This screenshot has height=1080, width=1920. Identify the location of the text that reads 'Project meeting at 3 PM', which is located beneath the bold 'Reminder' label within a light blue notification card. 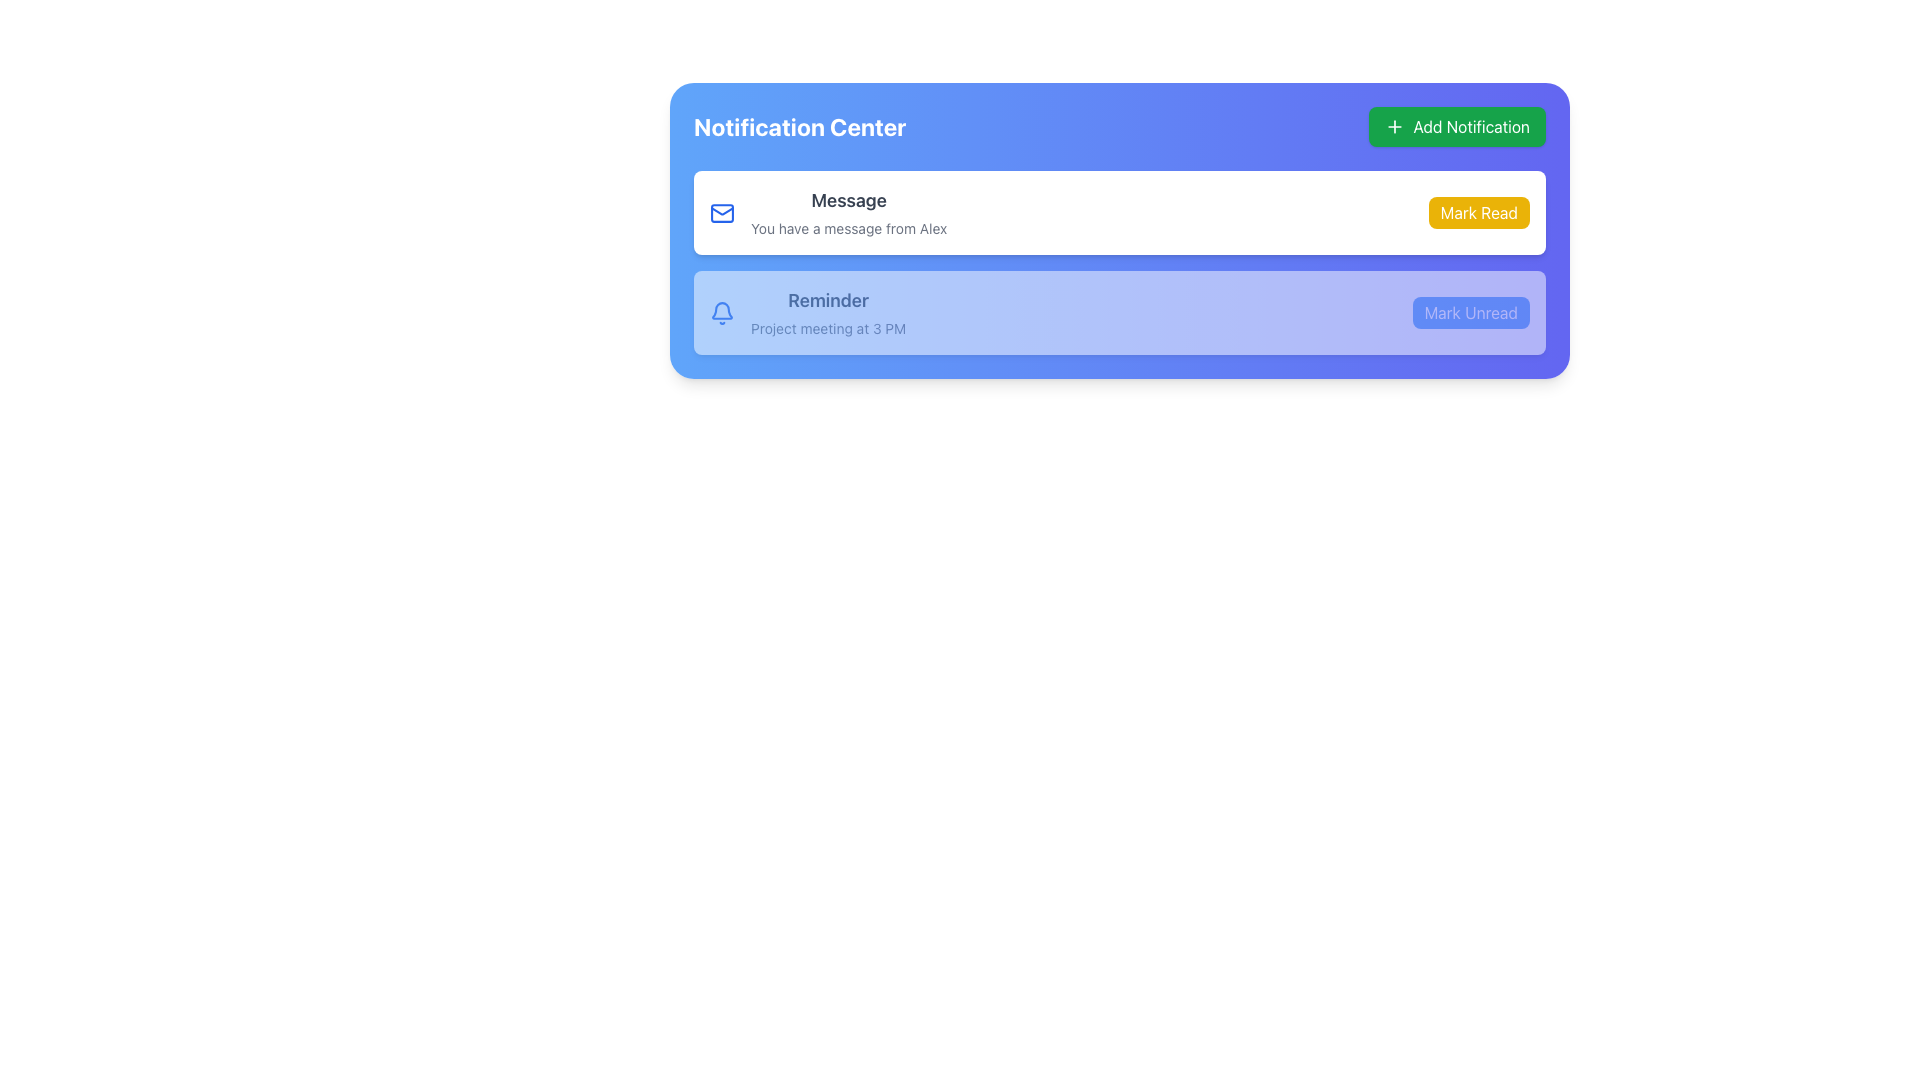
(828, 327).